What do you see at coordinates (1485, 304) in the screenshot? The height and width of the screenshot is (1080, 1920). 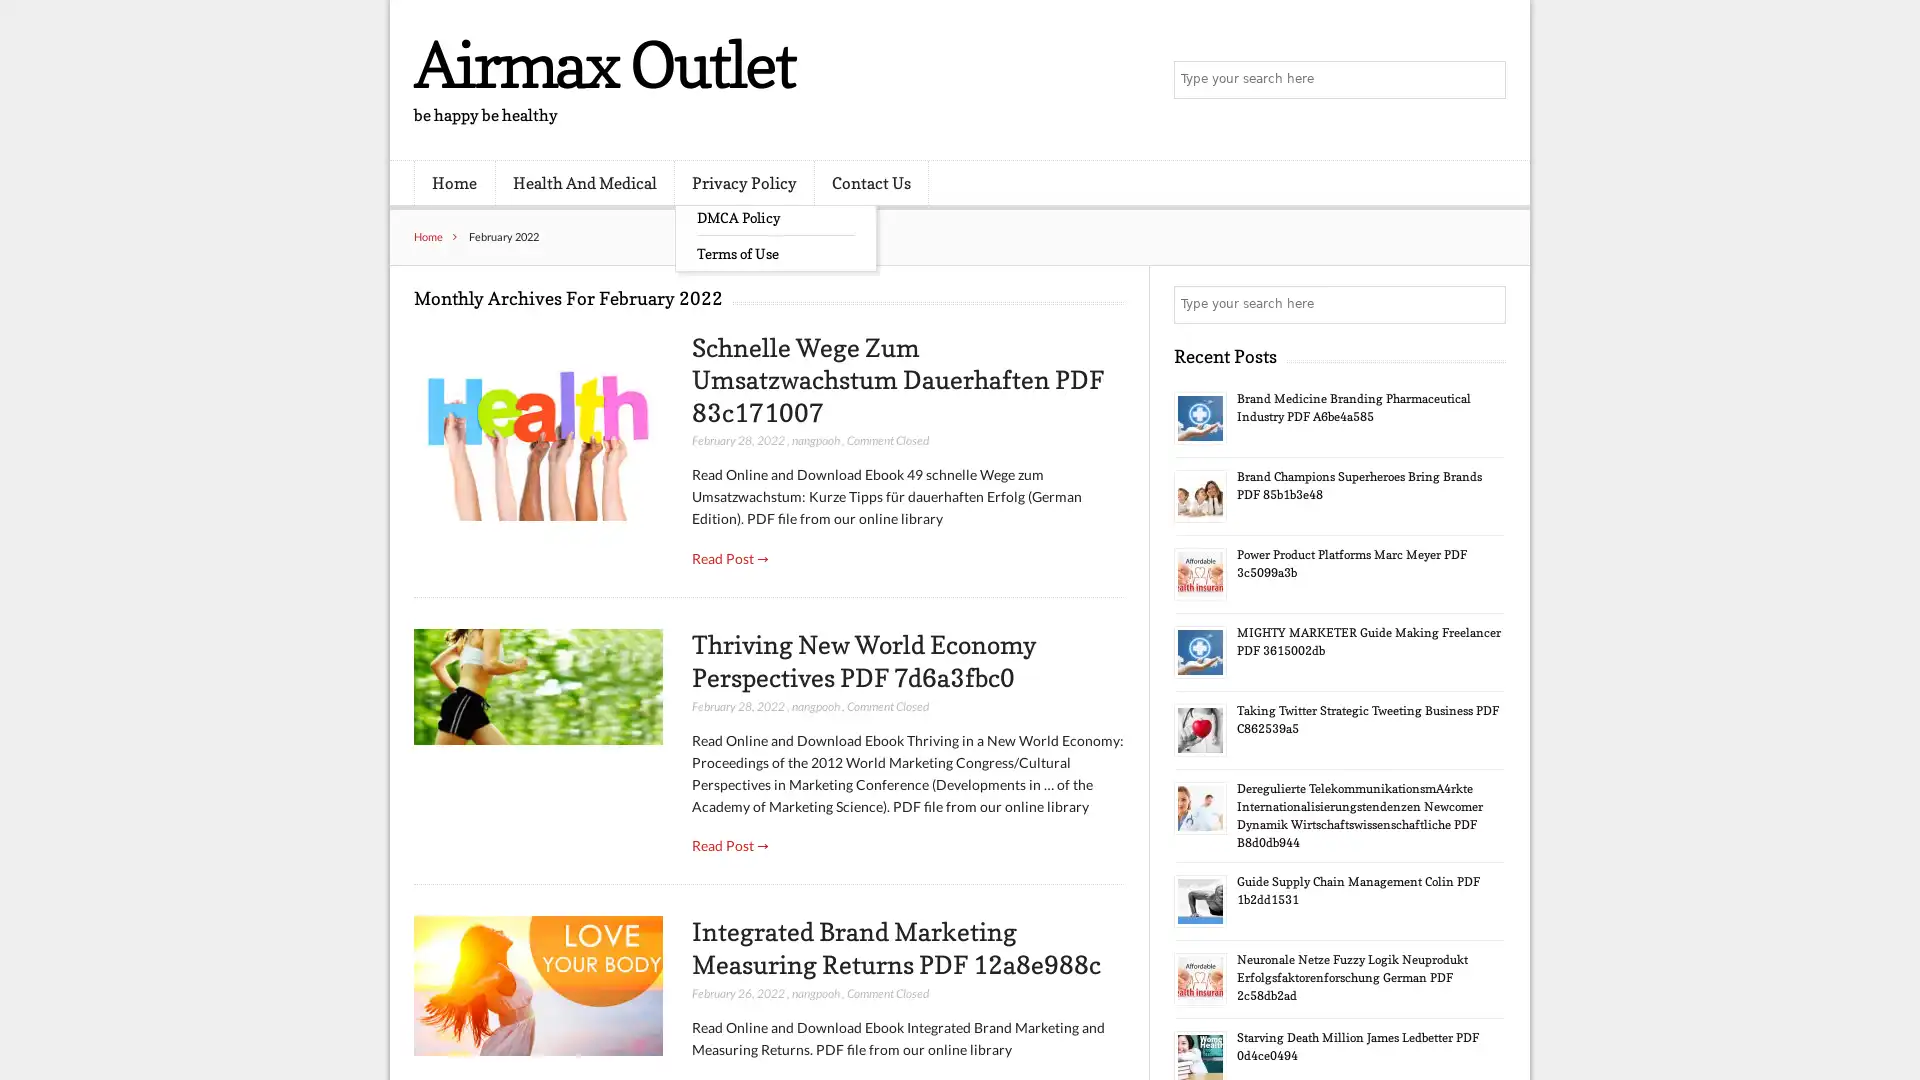 I see `Search` at bounding box center [1485, 304].